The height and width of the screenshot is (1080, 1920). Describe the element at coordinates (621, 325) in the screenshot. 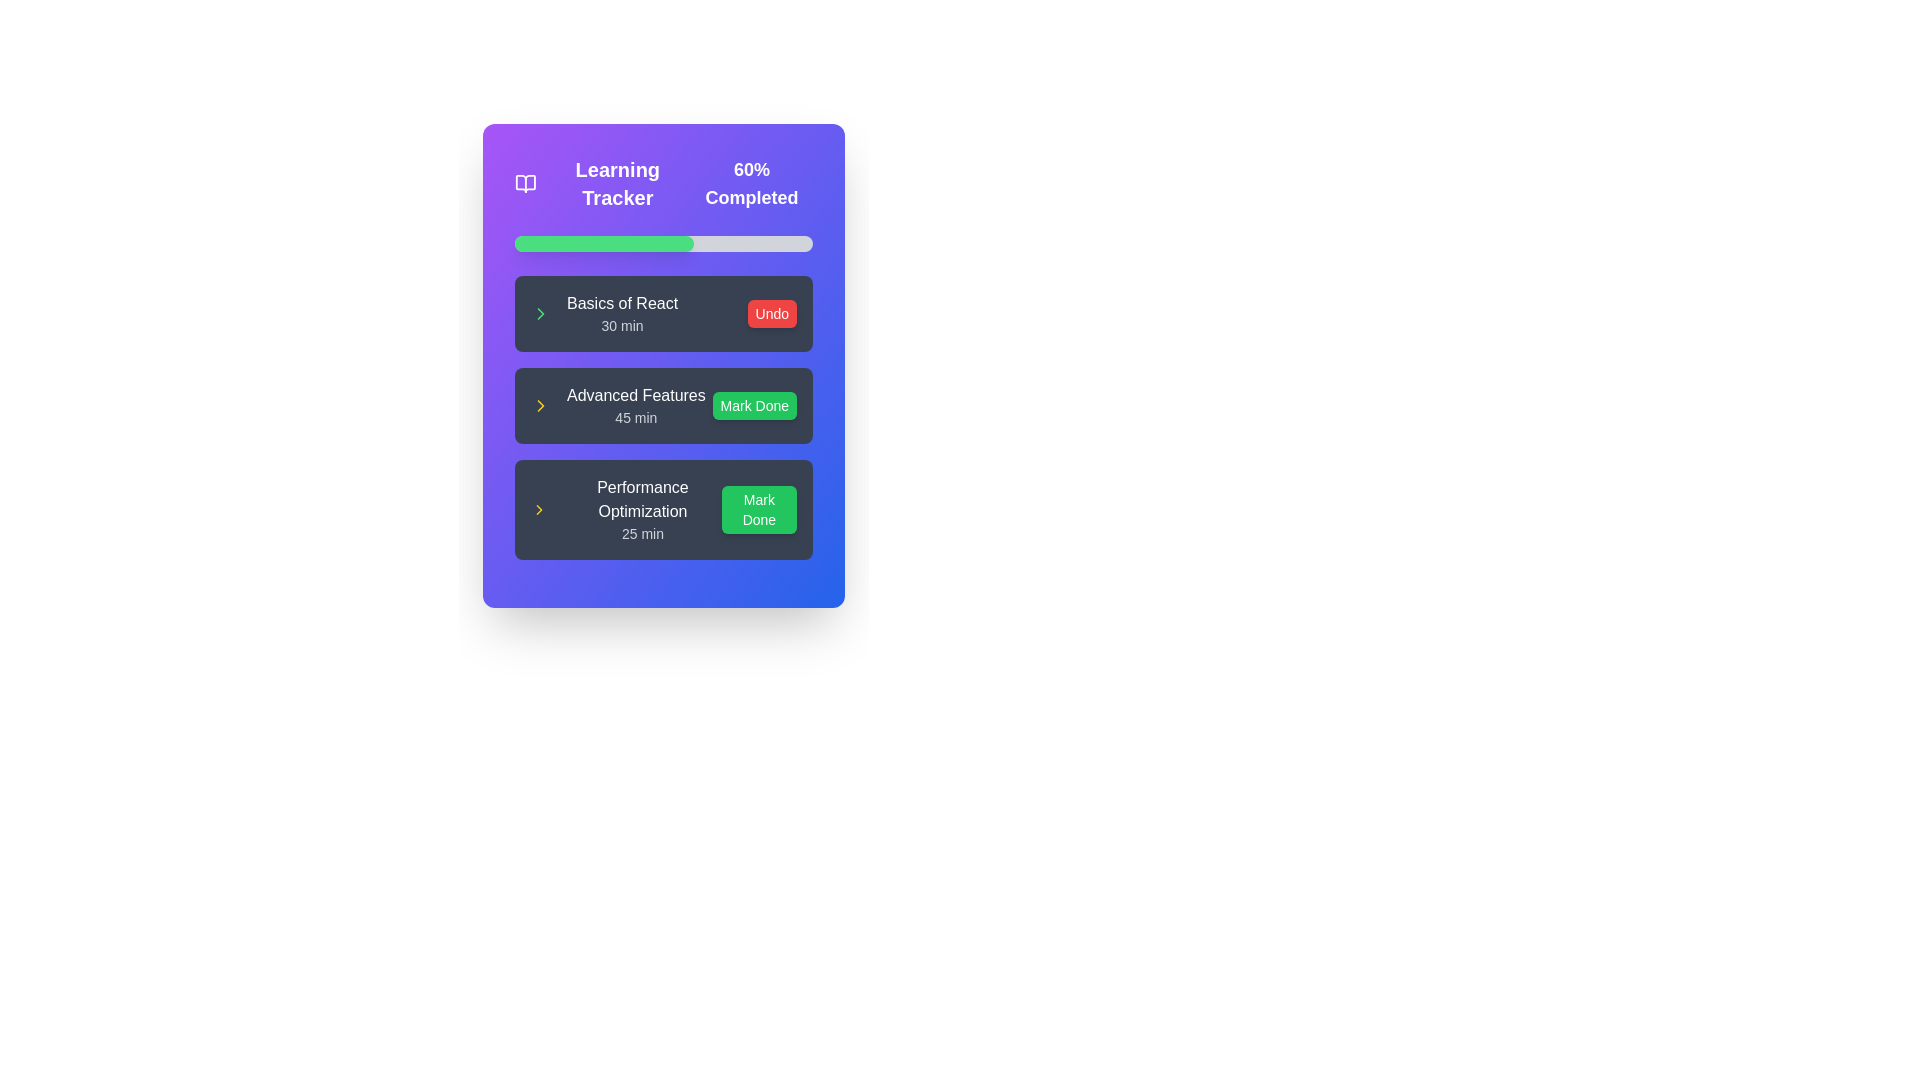

I see `text label that indicates the duration of the 'Basics of React' lesson, located beneath the lesson title in a dark gray section` at that location.